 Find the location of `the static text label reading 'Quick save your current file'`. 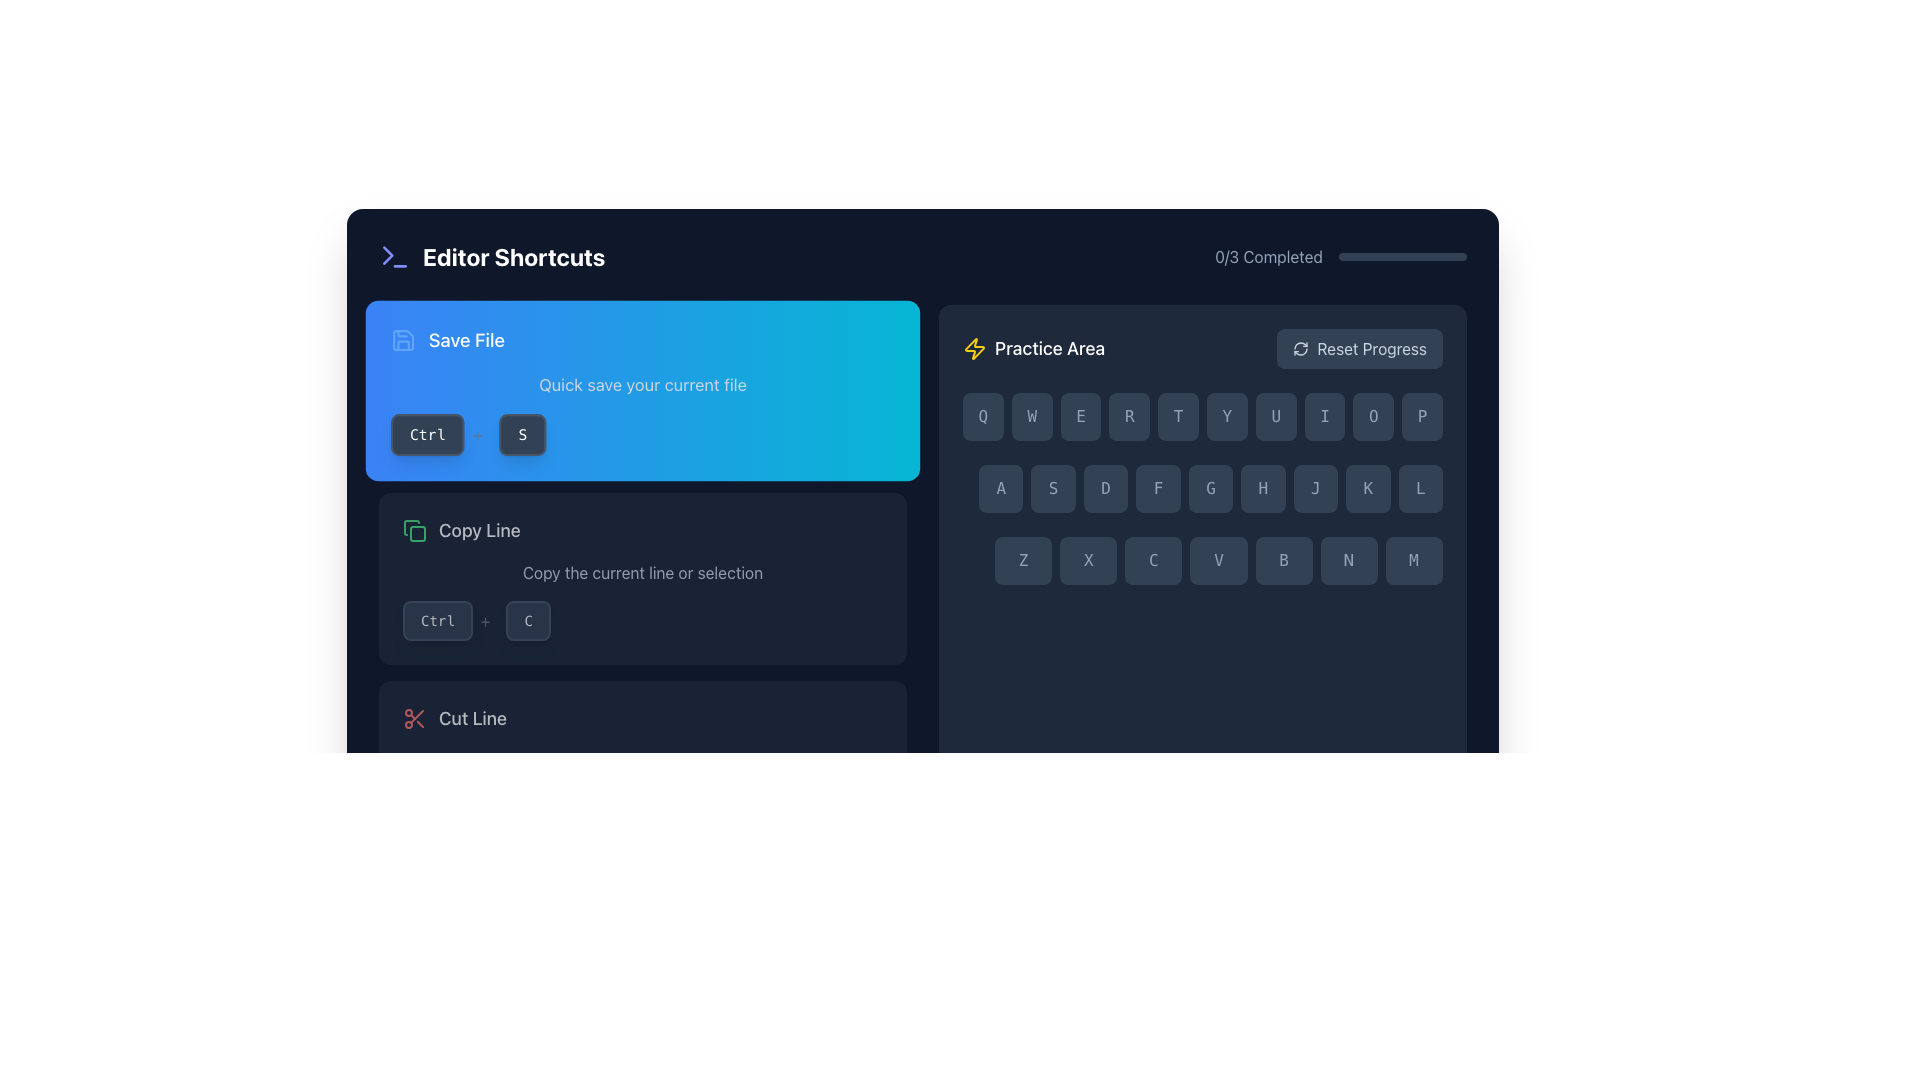

the static text label reading 'Quick save your current file' is located at coordinates (643, 384).